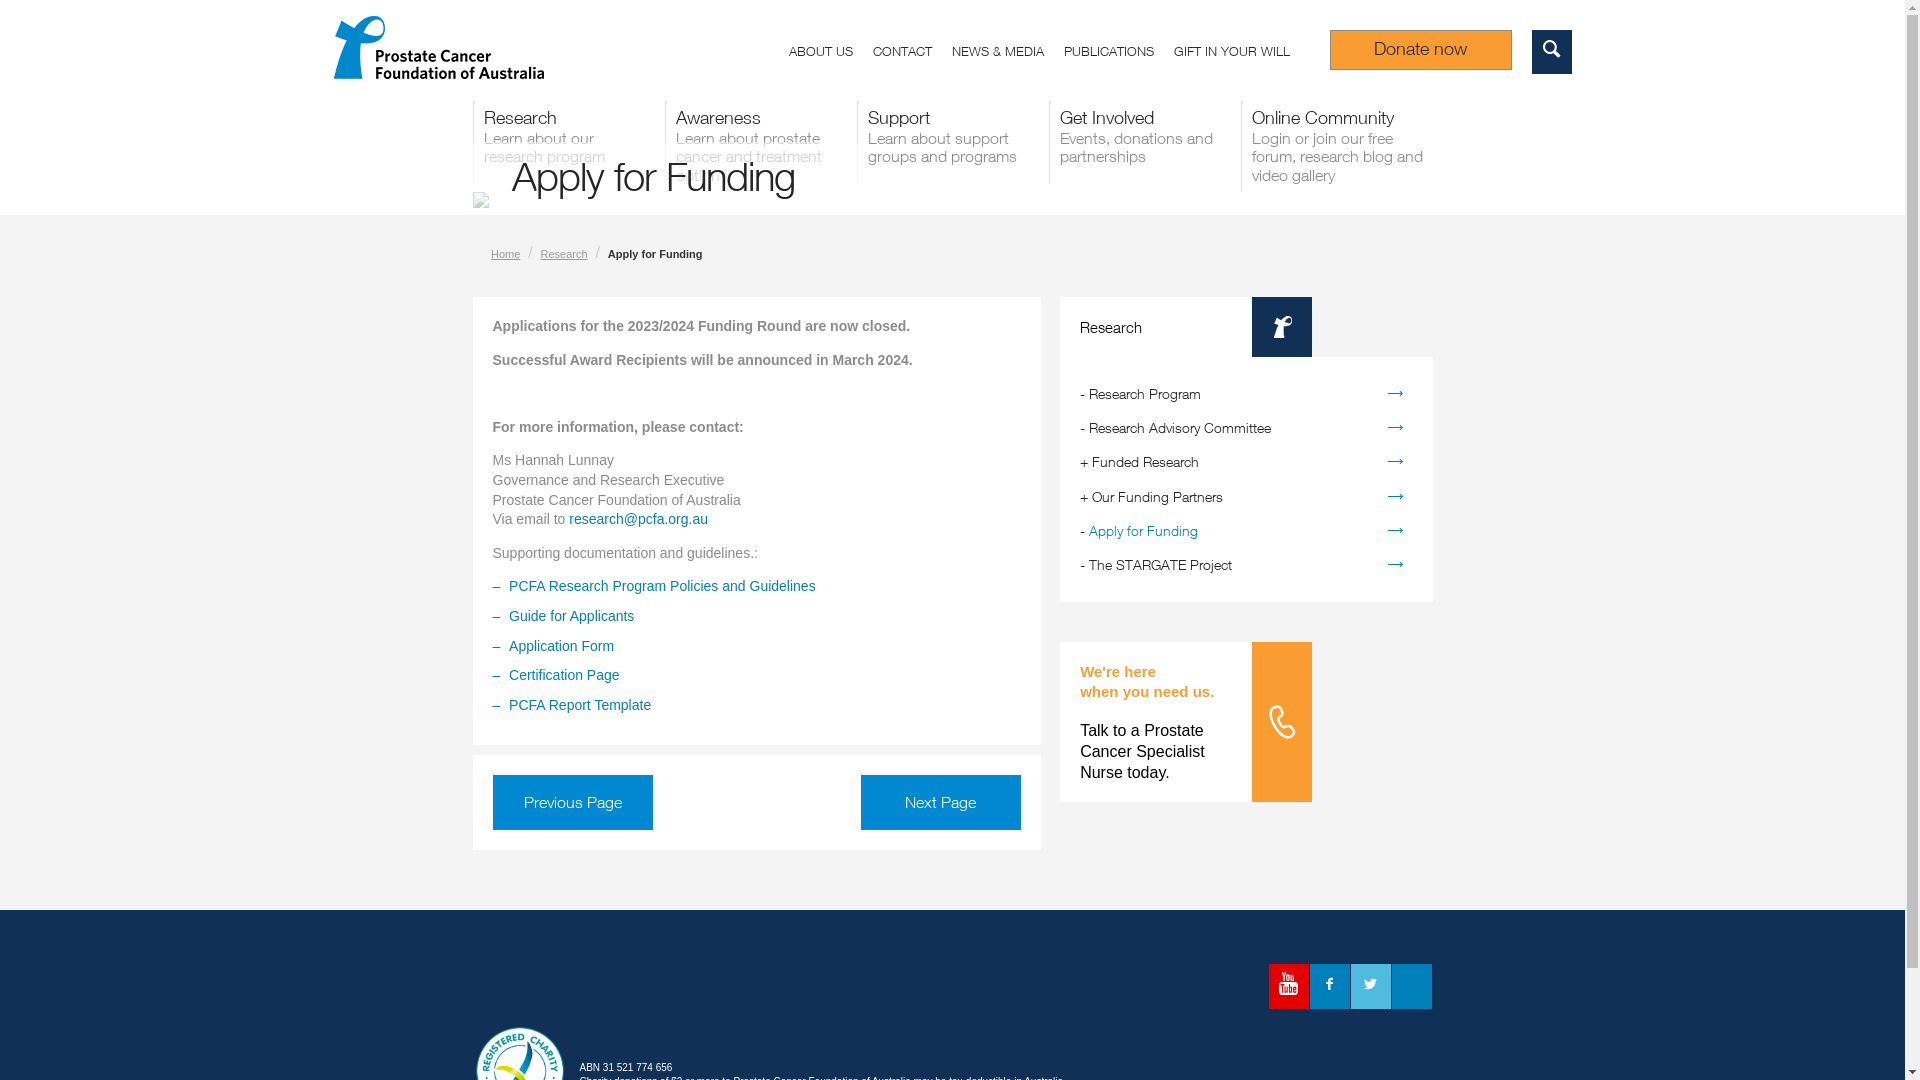 This screenshot has width=1920, height=1080. What do you see at coordinates (1245, 496) in the screenshot?
I see `'+ Our Funding Partners'` at bounding box center [1245, 496].